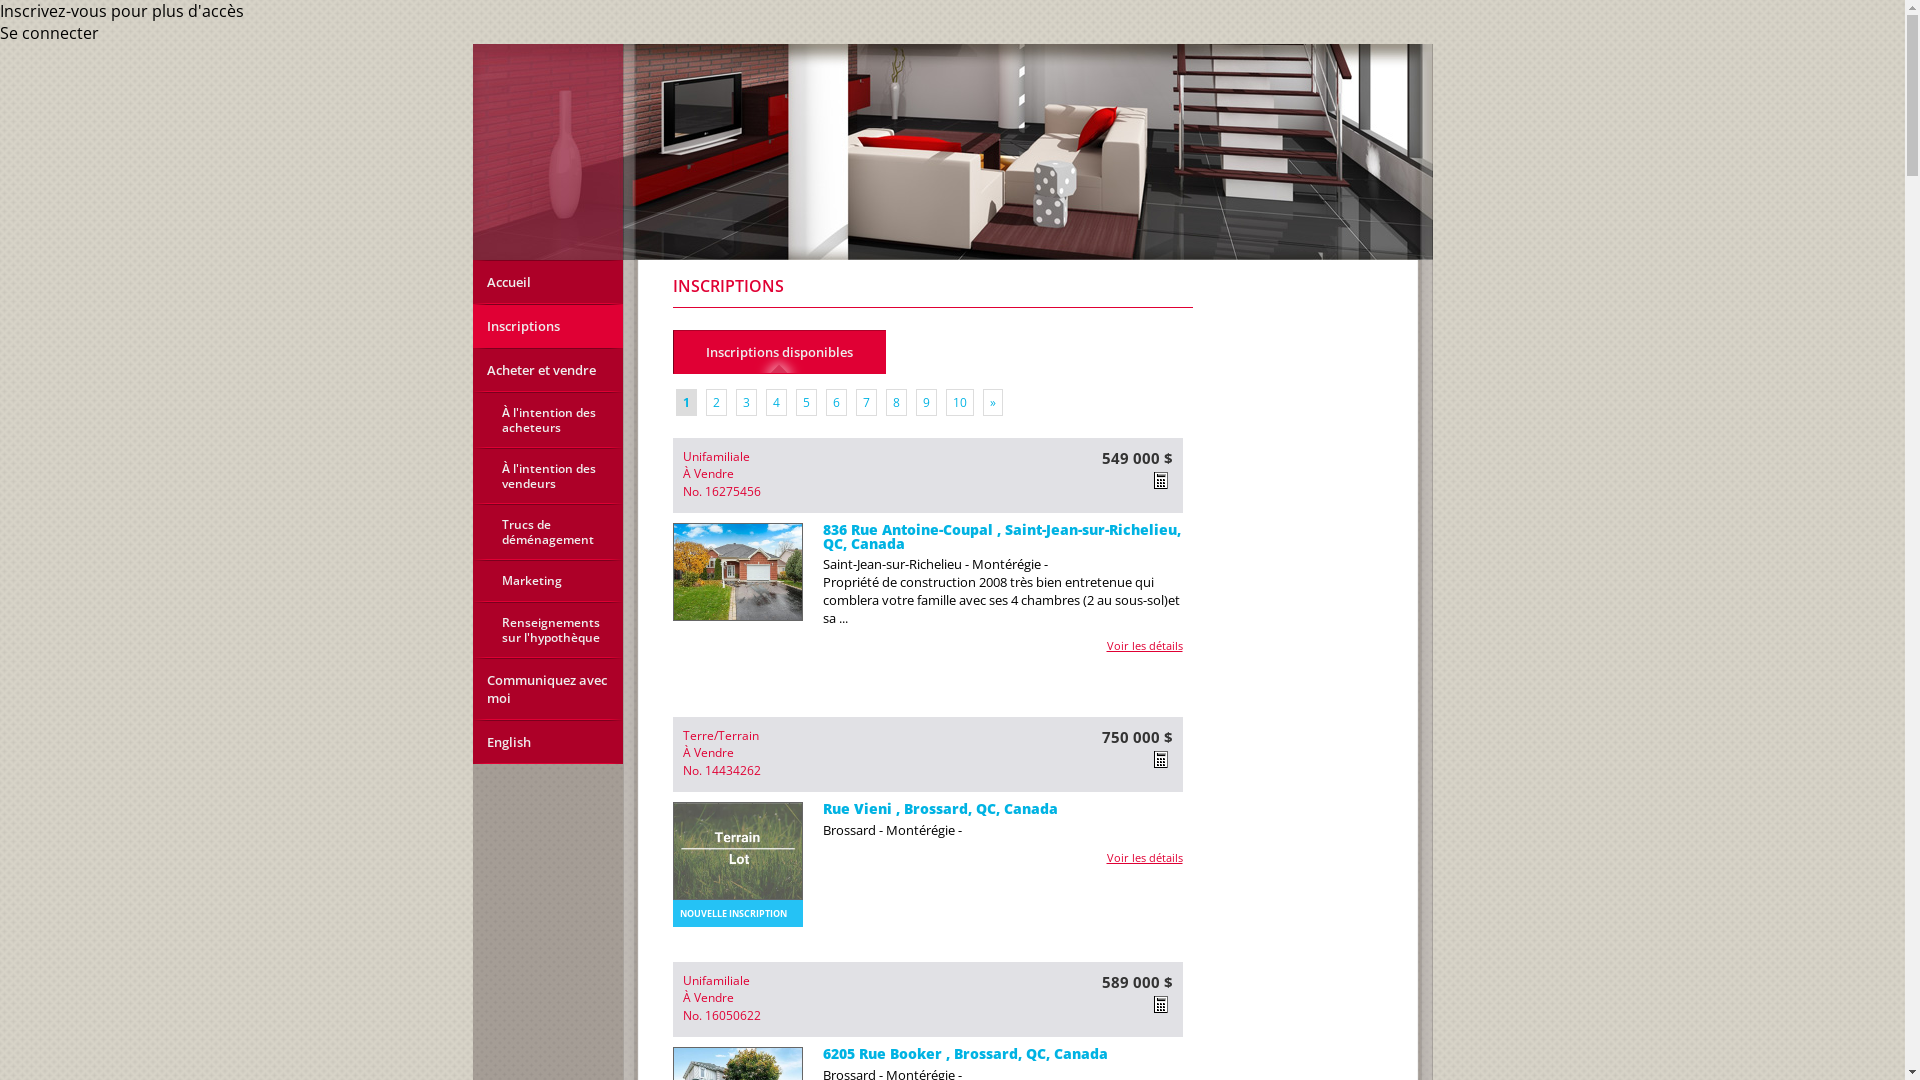  What do you see at coordinates (745, 402) in the screenshot?
I see `'3'` at bounding box center [745, 402].